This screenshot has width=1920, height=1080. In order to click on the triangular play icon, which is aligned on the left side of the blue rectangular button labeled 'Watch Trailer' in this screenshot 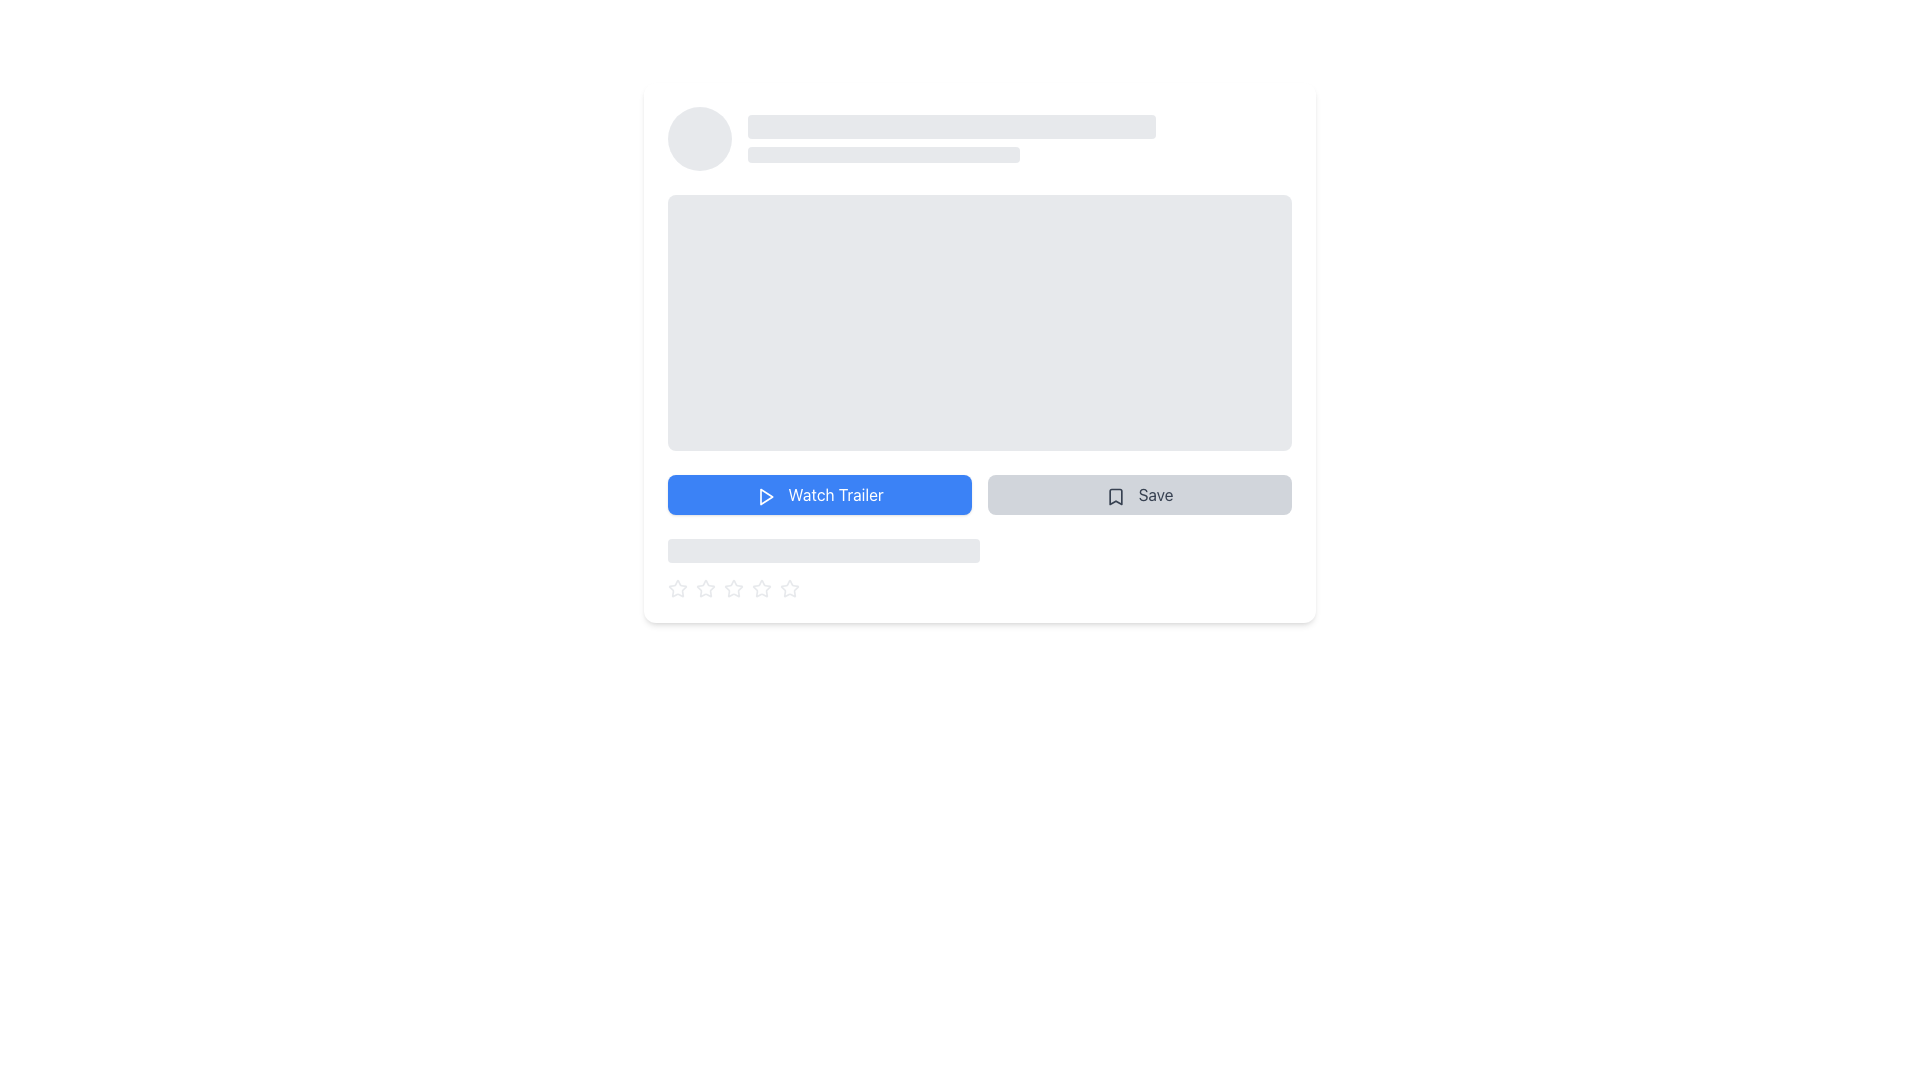, I will do `click(766, 495)`.